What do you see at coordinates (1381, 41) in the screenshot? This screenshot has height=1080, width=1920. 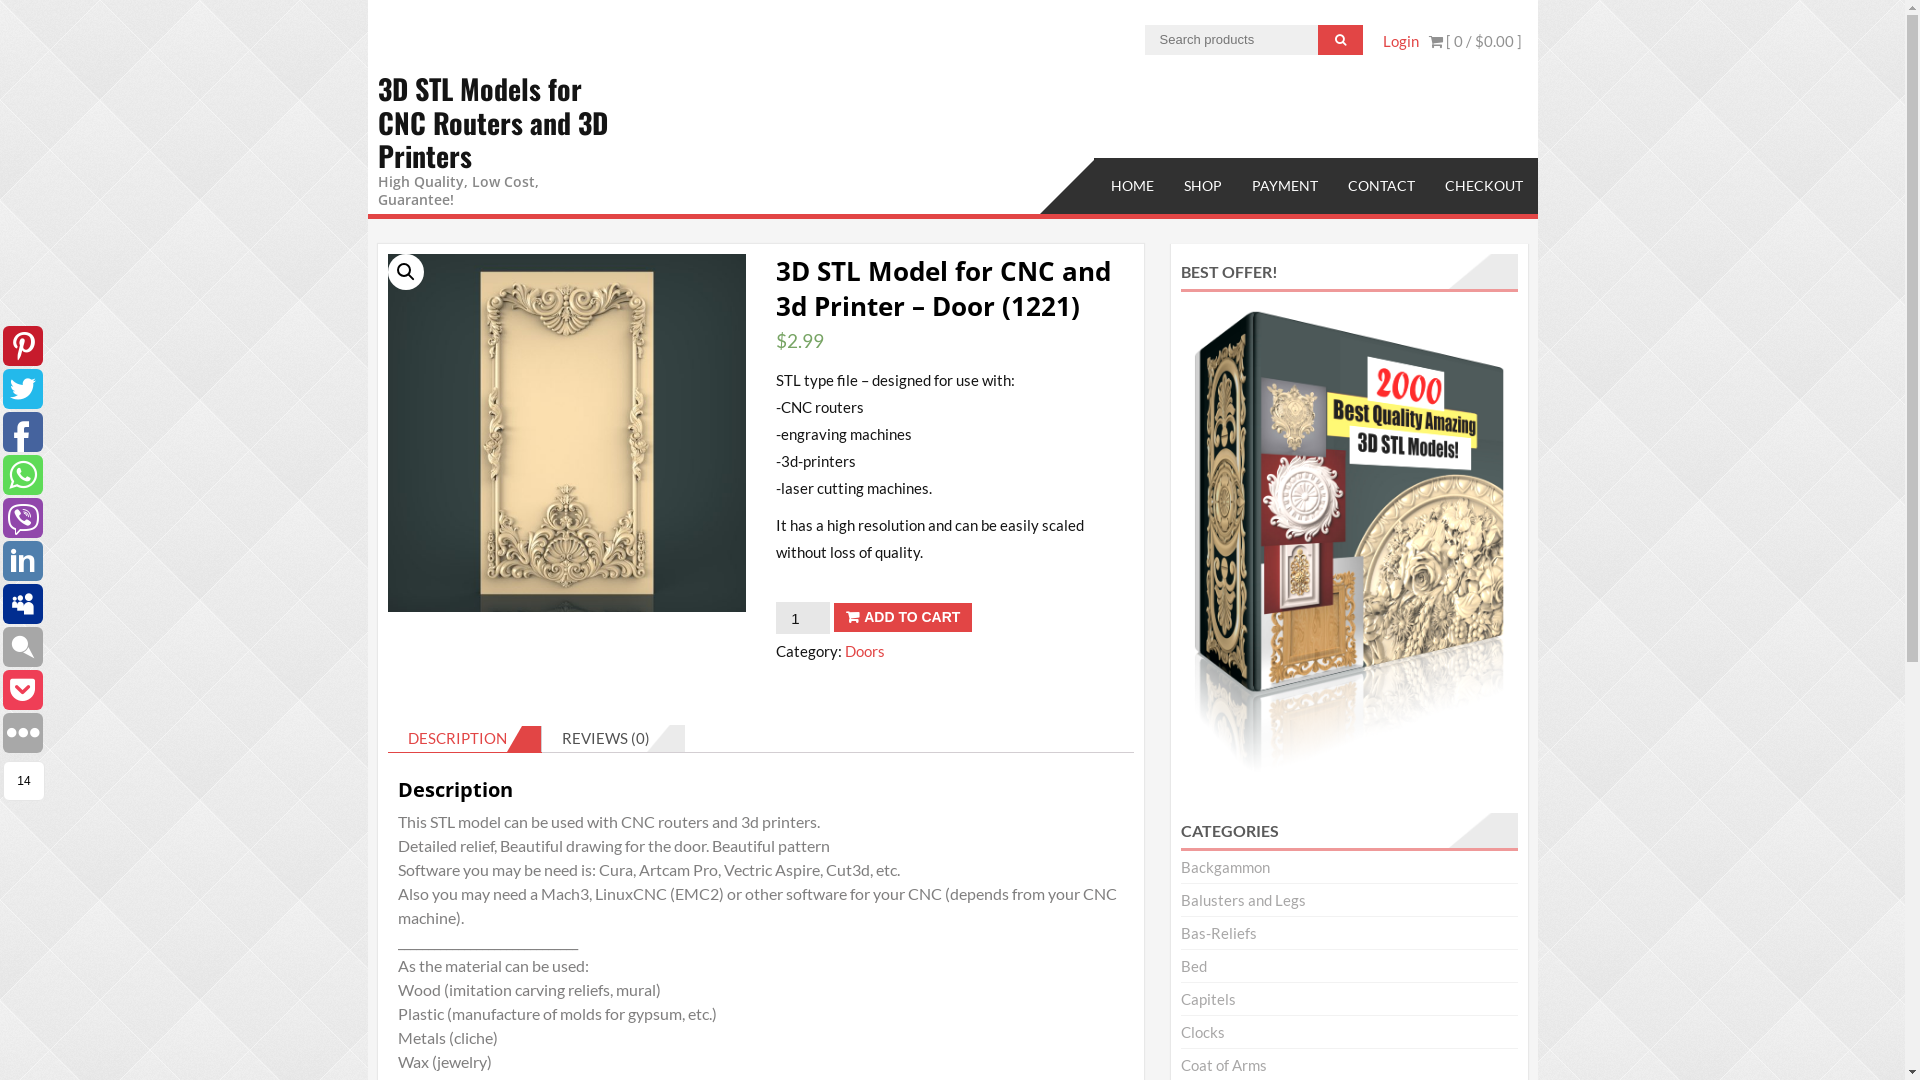 I see `'Login'` at bounding box center [1381, 41].